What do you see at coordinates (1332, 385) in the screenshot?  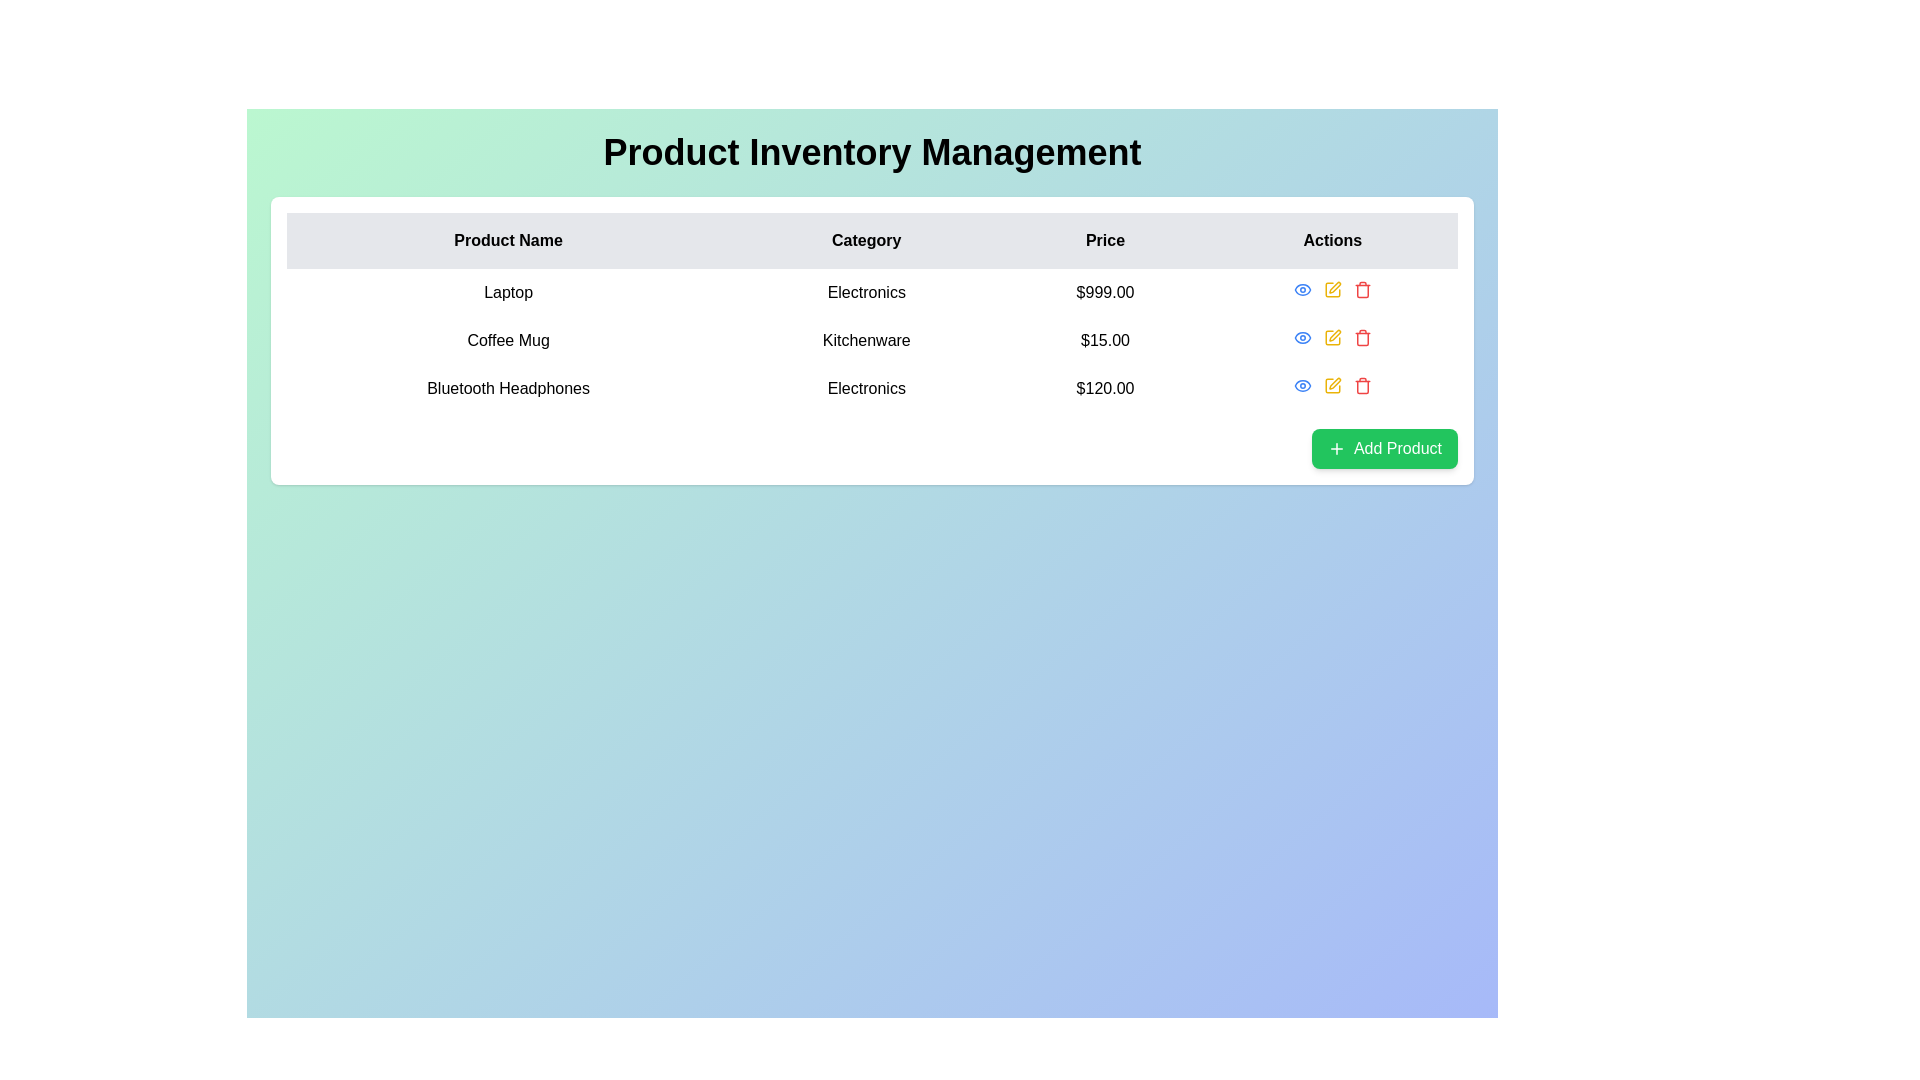 I see `the edit button located in the 'Actions' column of the table row for 'Bluetooth Headphones'` at bounding box center [1332, 385].